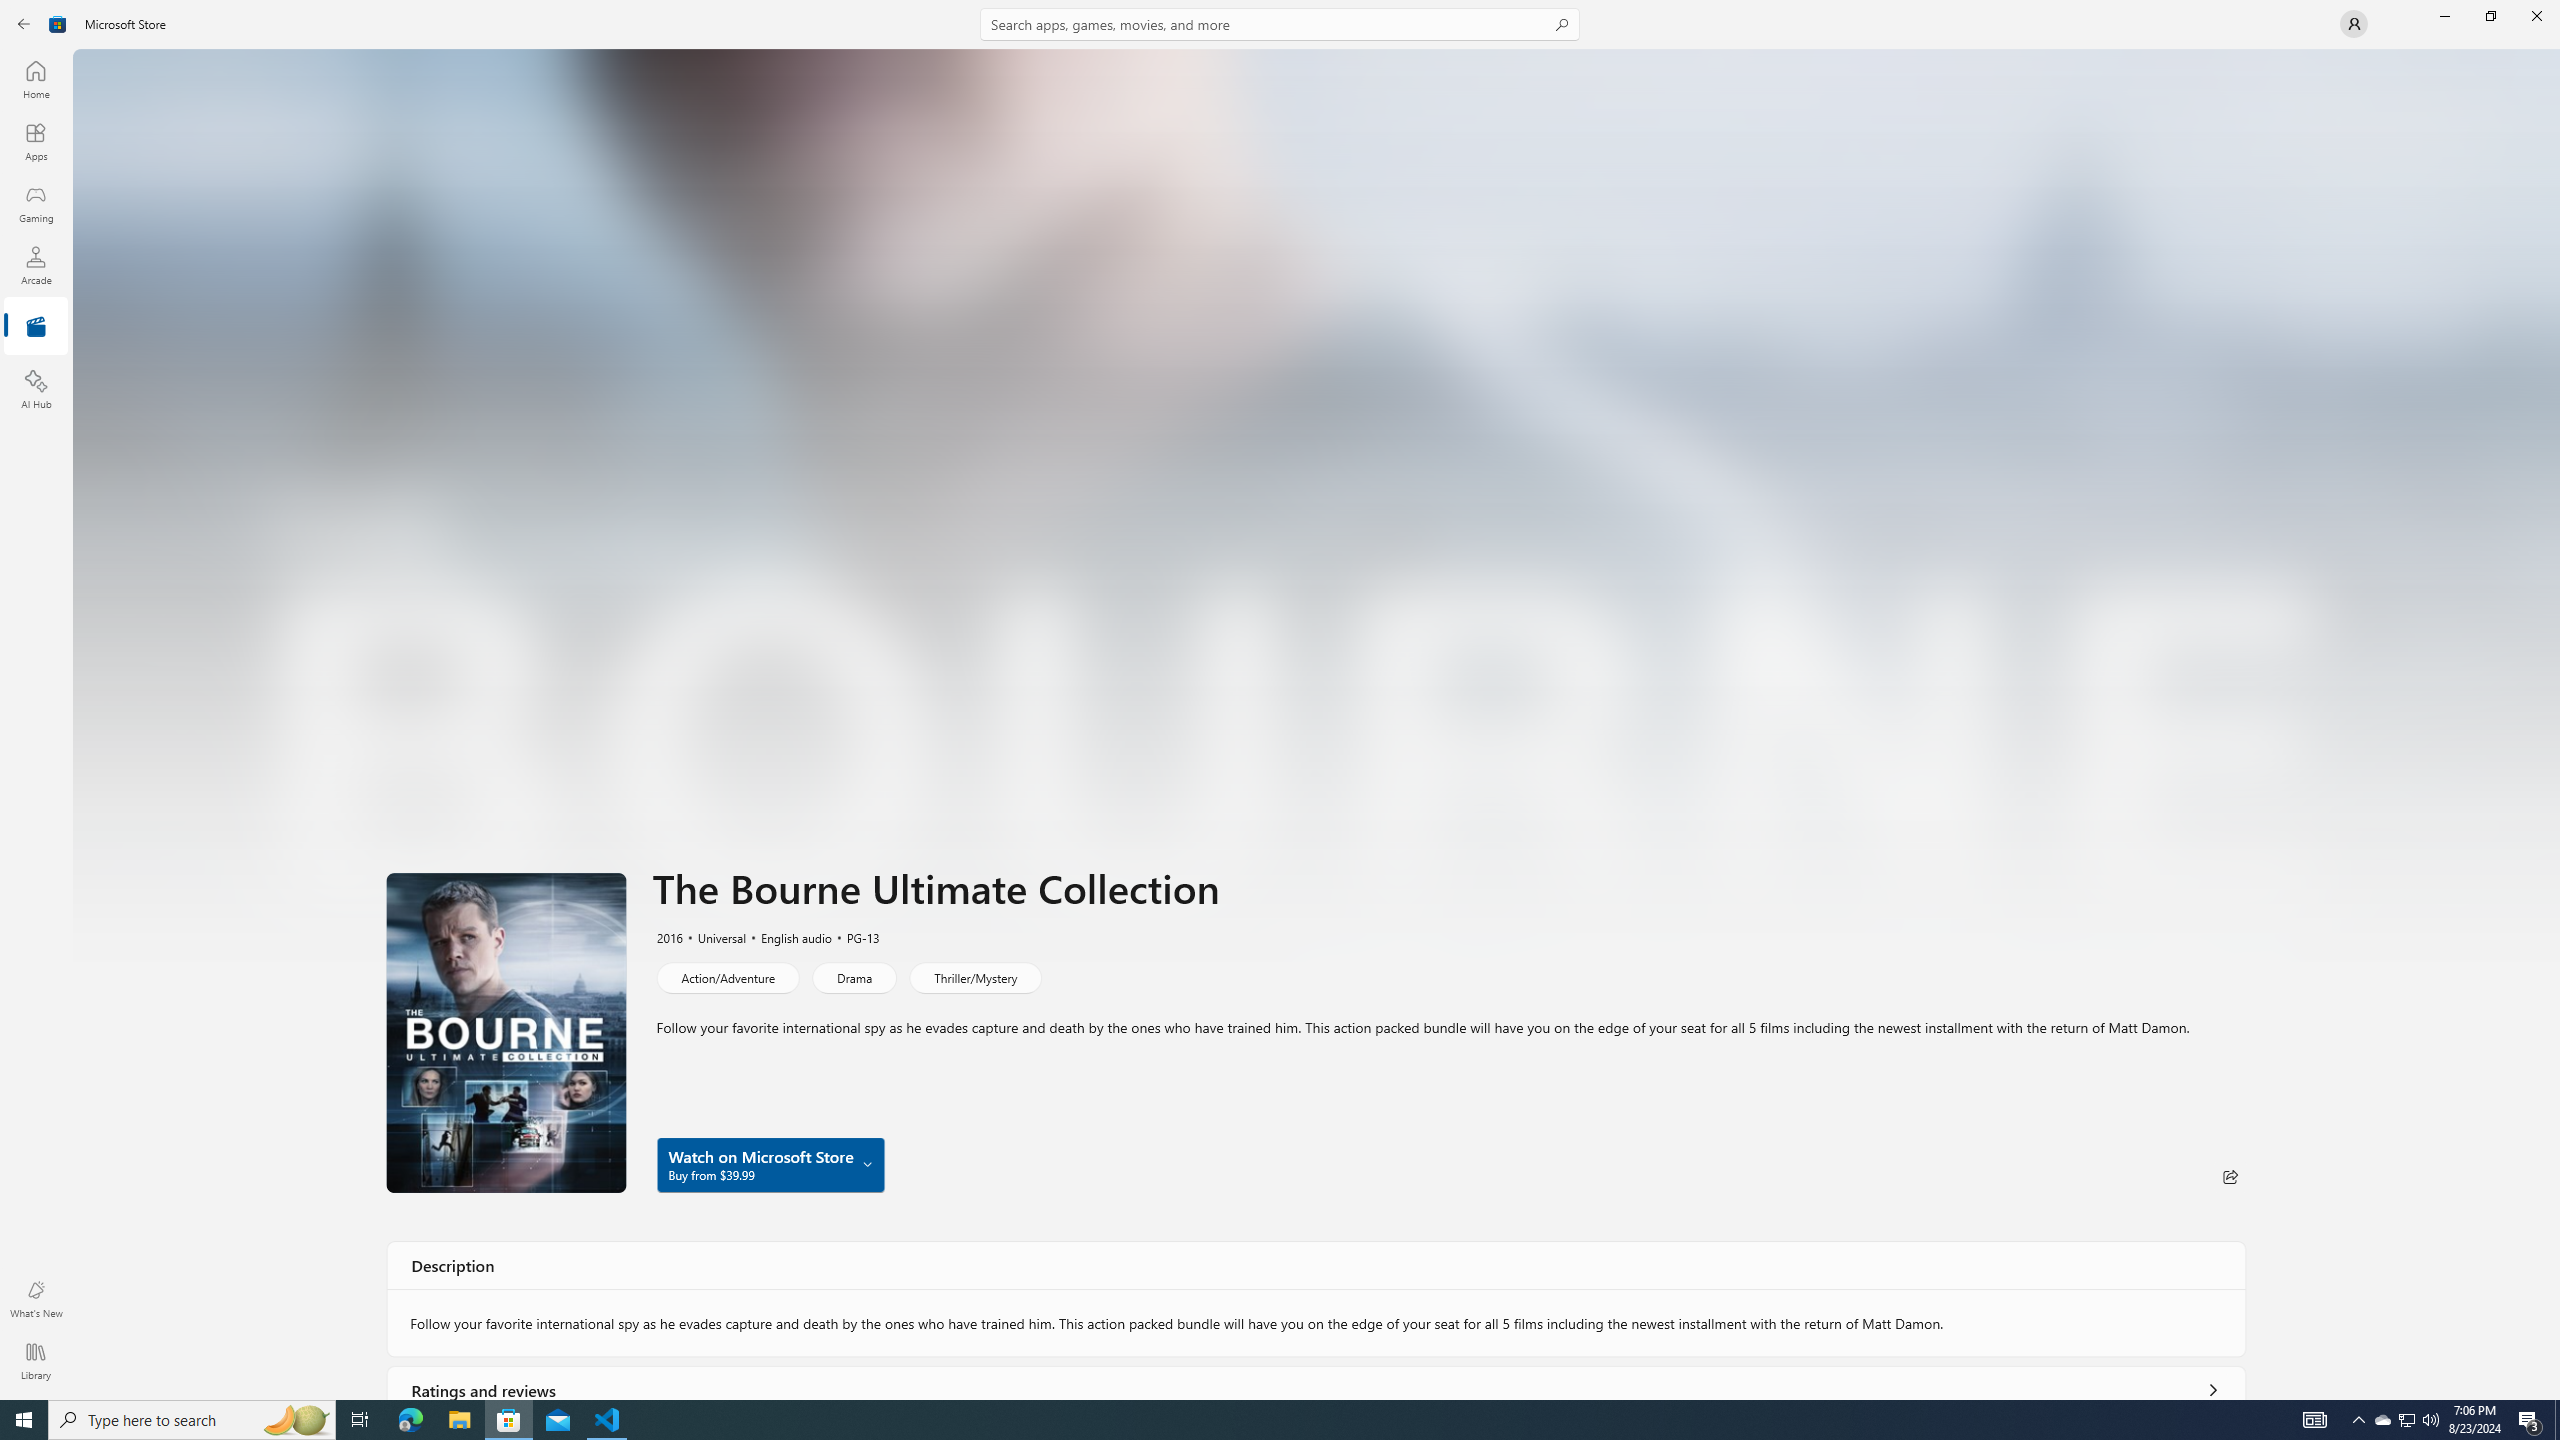 The width and height of the screenshot is (2560, 1440). Describe the element at coordinates (770, 1164) in the screenshot. I see `'Watch on Microsoft Store Buy from $39.99'` at that location.